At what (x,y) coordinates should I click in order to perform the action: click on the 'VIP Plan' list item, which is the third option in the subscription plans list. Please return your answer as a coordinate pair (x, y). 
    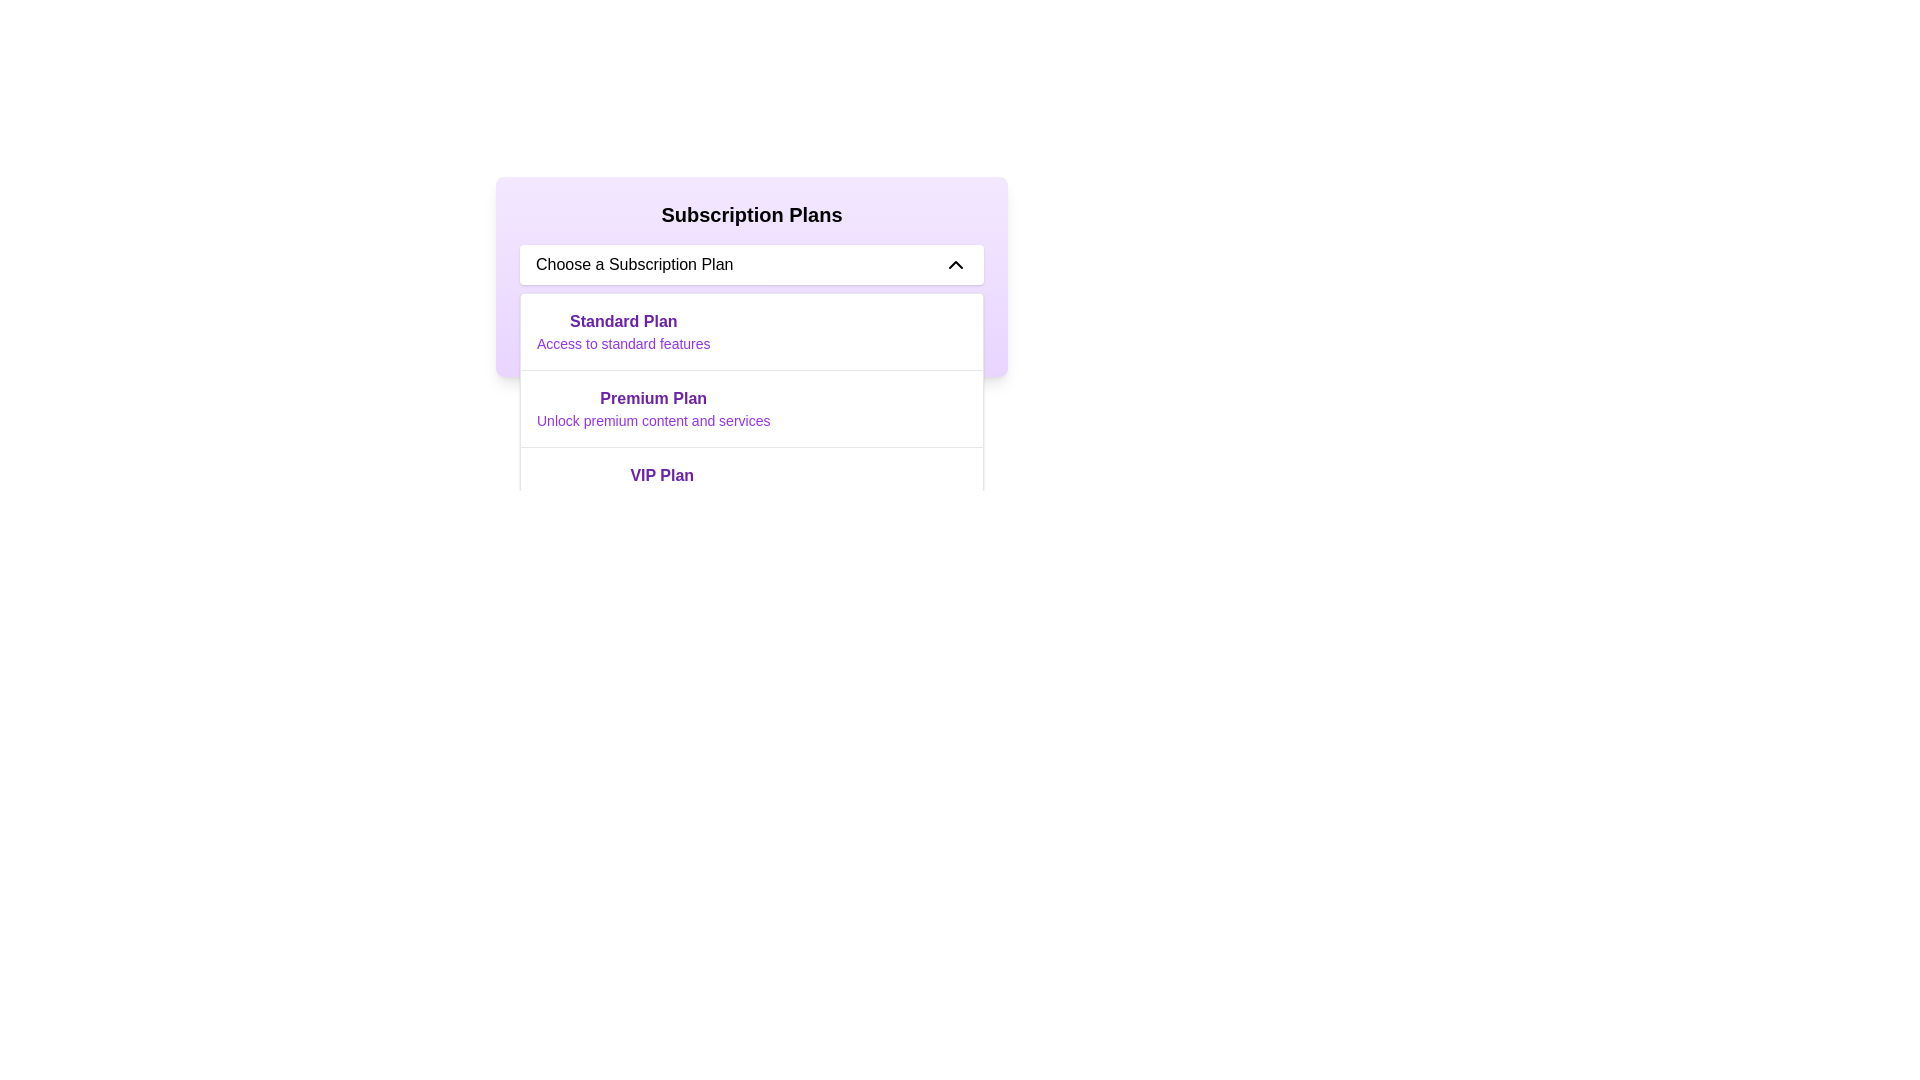
    Looking at the image, I should click on (662, 486).